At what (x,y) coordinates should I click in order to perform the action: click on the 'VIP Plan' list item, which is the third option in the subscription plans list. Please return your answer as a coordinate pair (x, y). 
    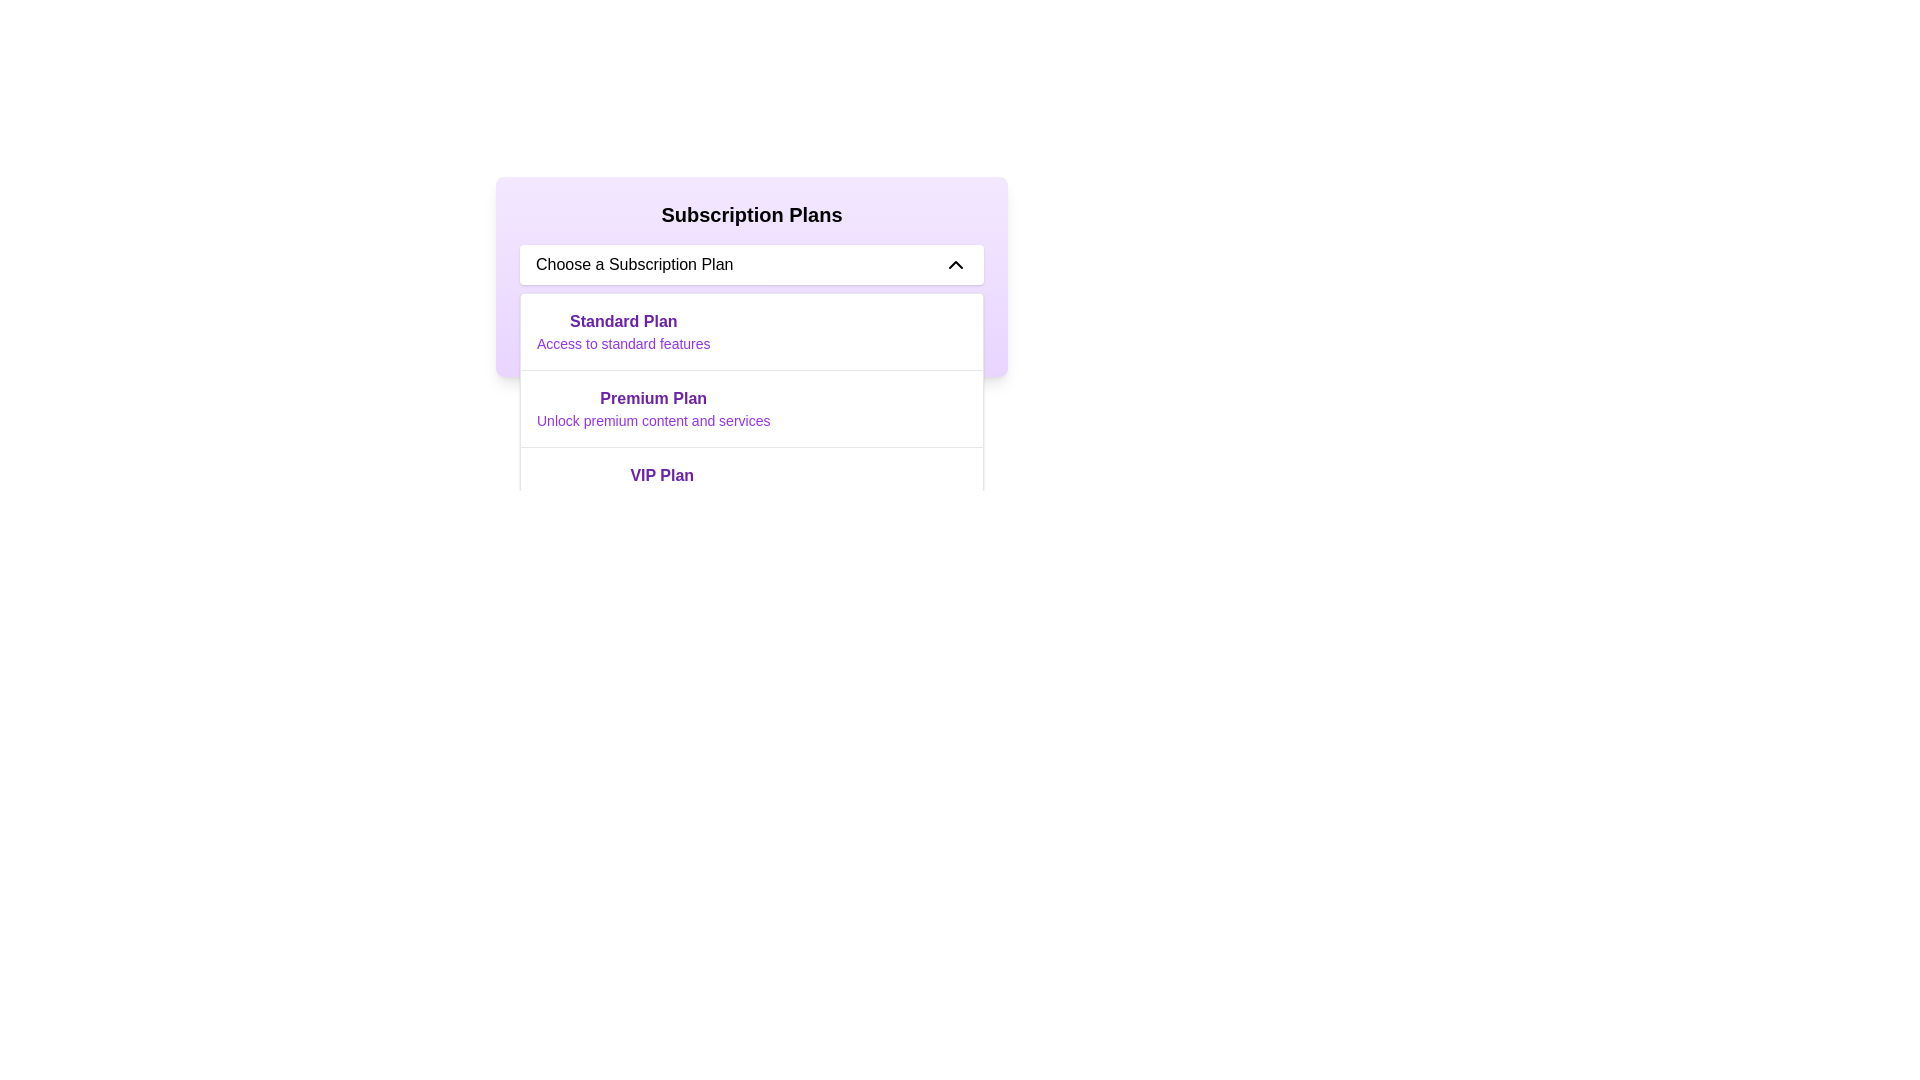
    Looking at the image, I should click on (662, 486).